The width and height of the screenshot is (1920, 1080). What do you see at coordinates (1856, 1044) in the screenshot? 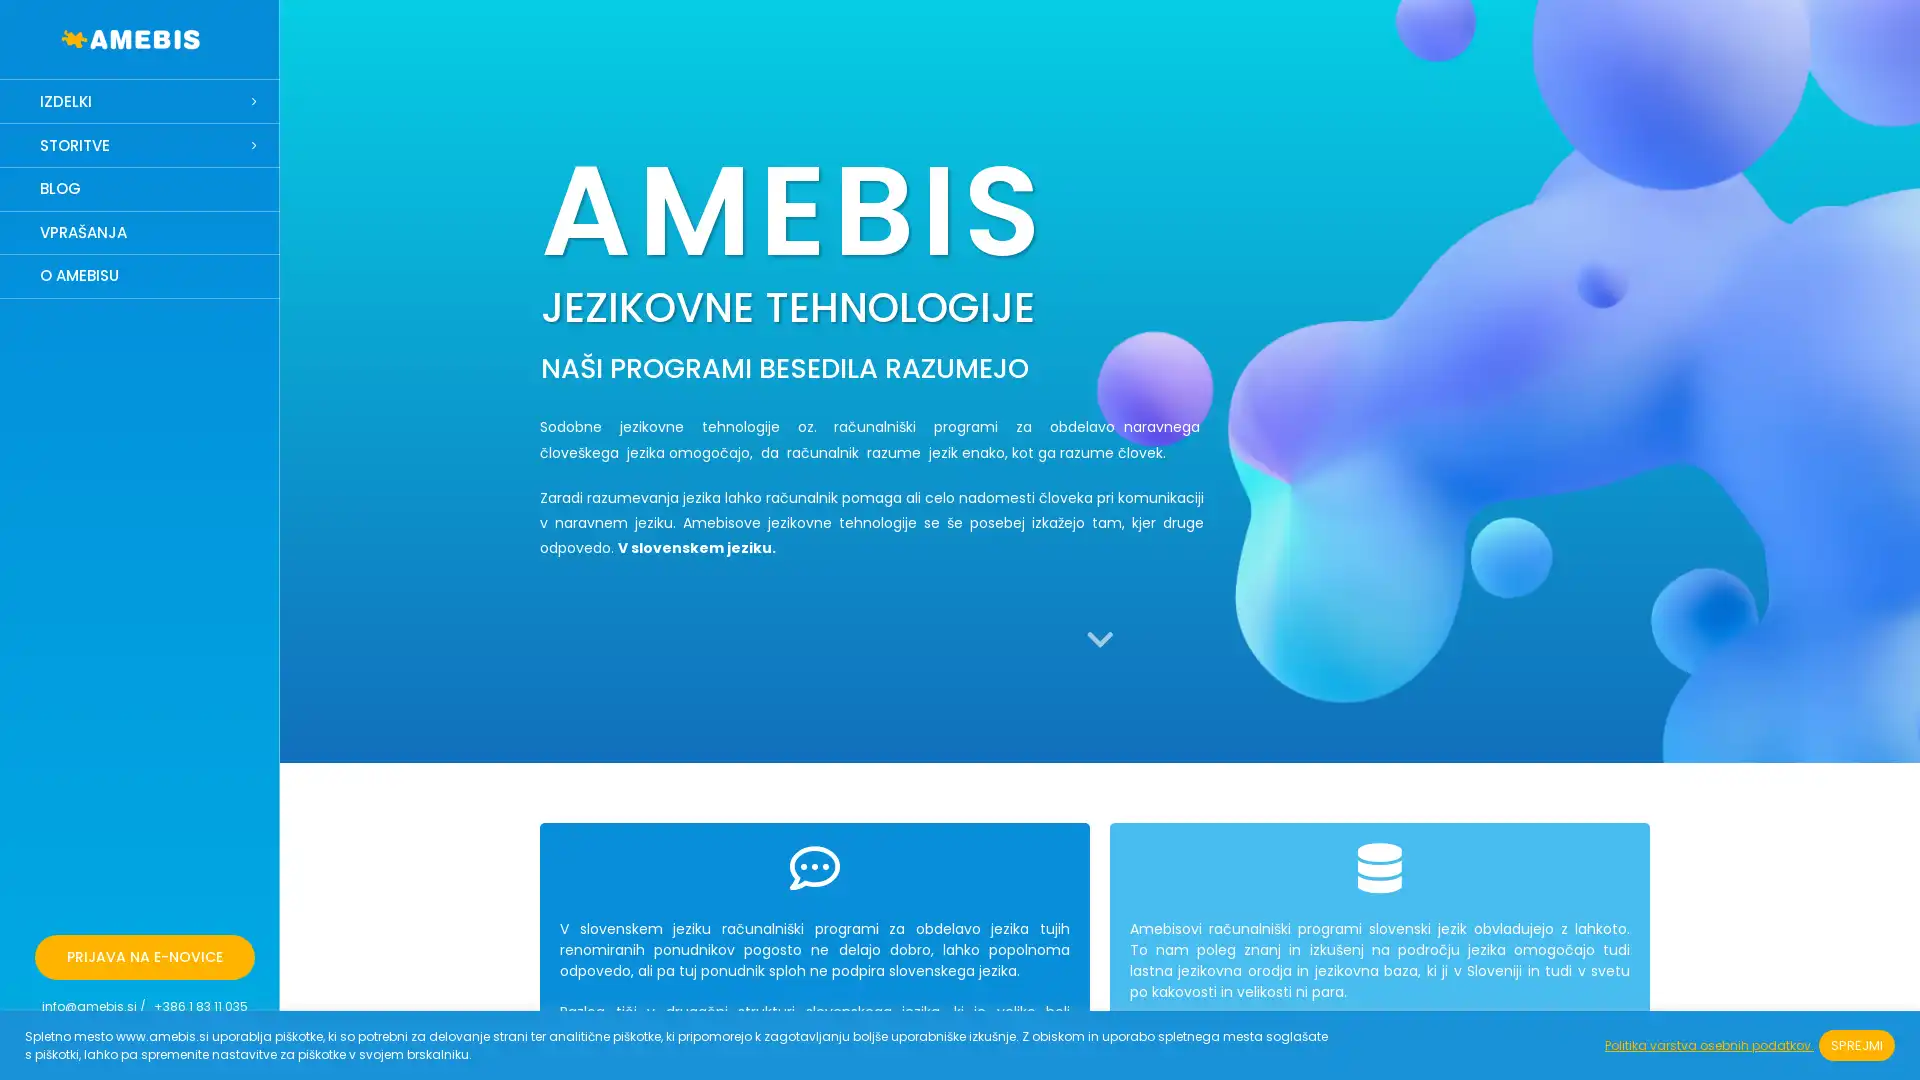
I see `SPREJMI` at bounding box center [1856, 1044].